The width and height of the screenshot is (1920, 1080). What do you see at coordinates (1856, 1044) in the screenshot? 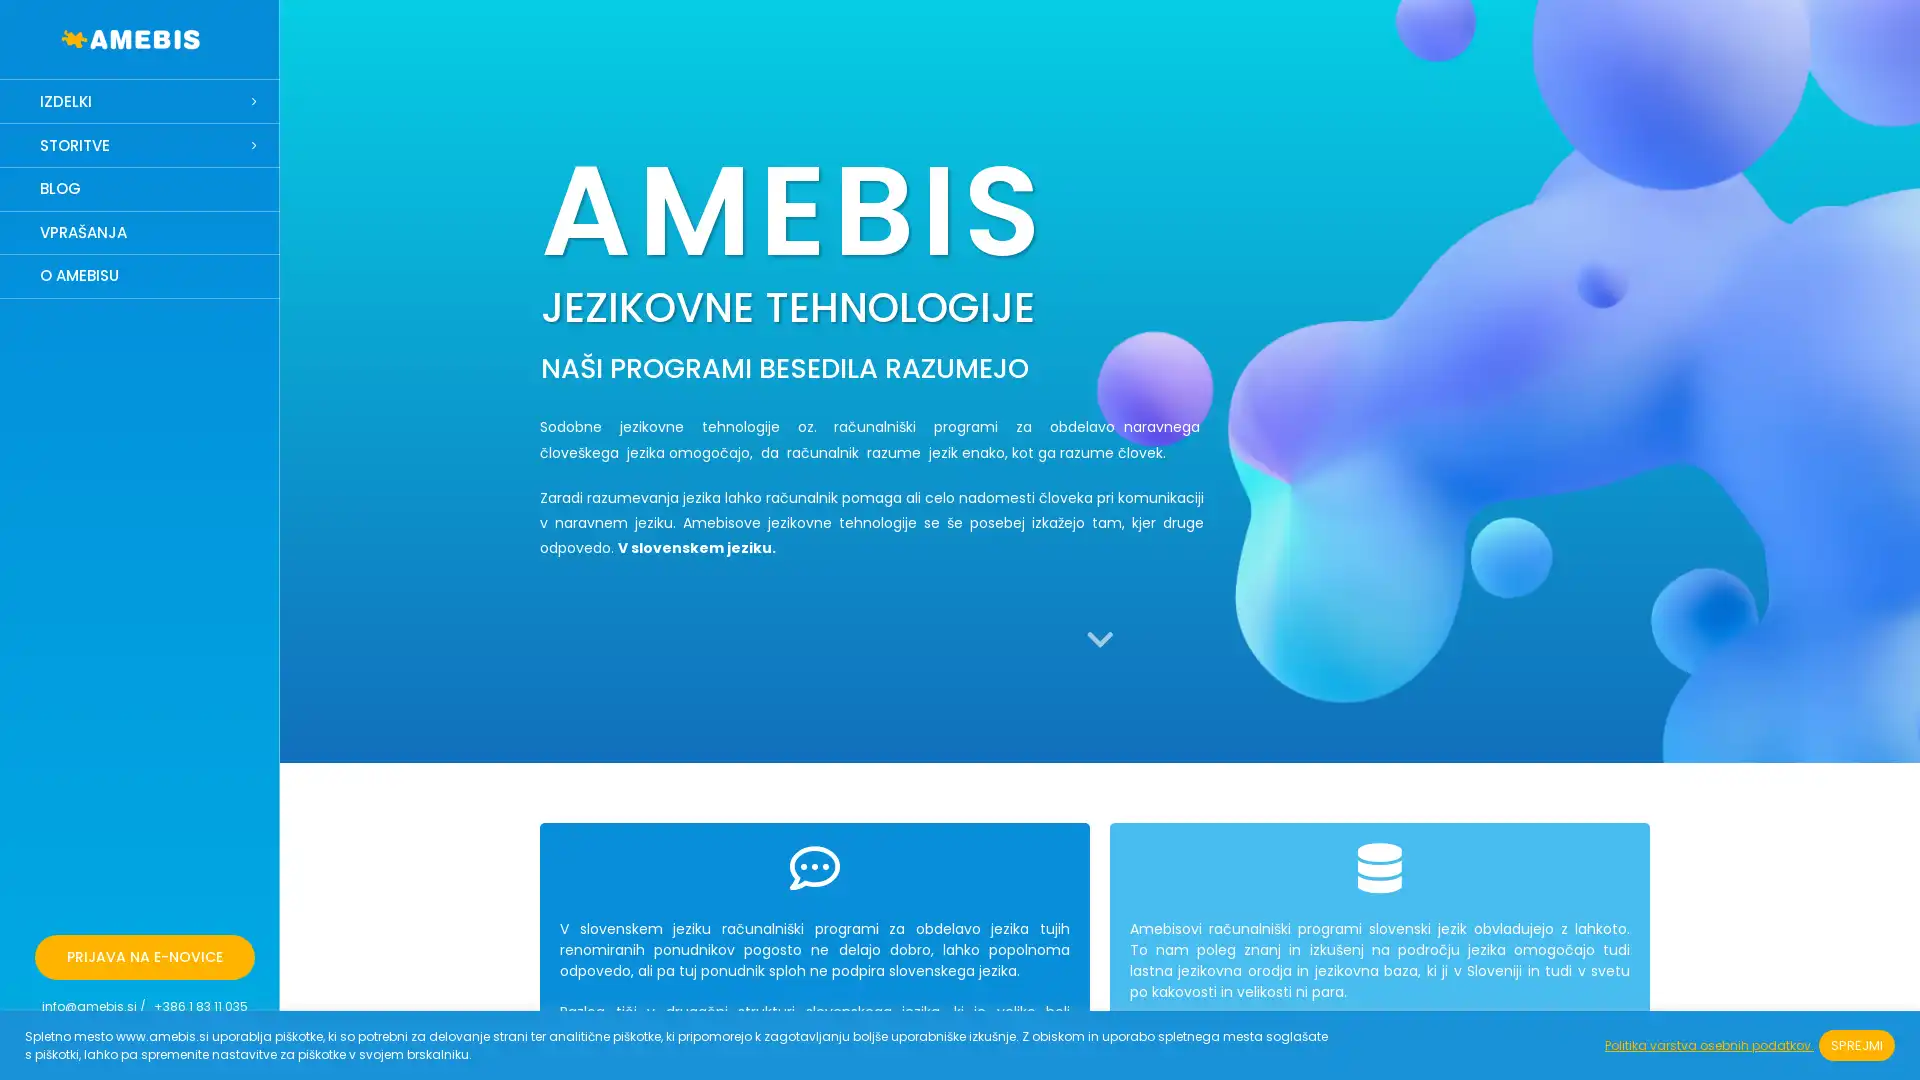
I see `SPREJMI` at bounding box center [1856, 1044].